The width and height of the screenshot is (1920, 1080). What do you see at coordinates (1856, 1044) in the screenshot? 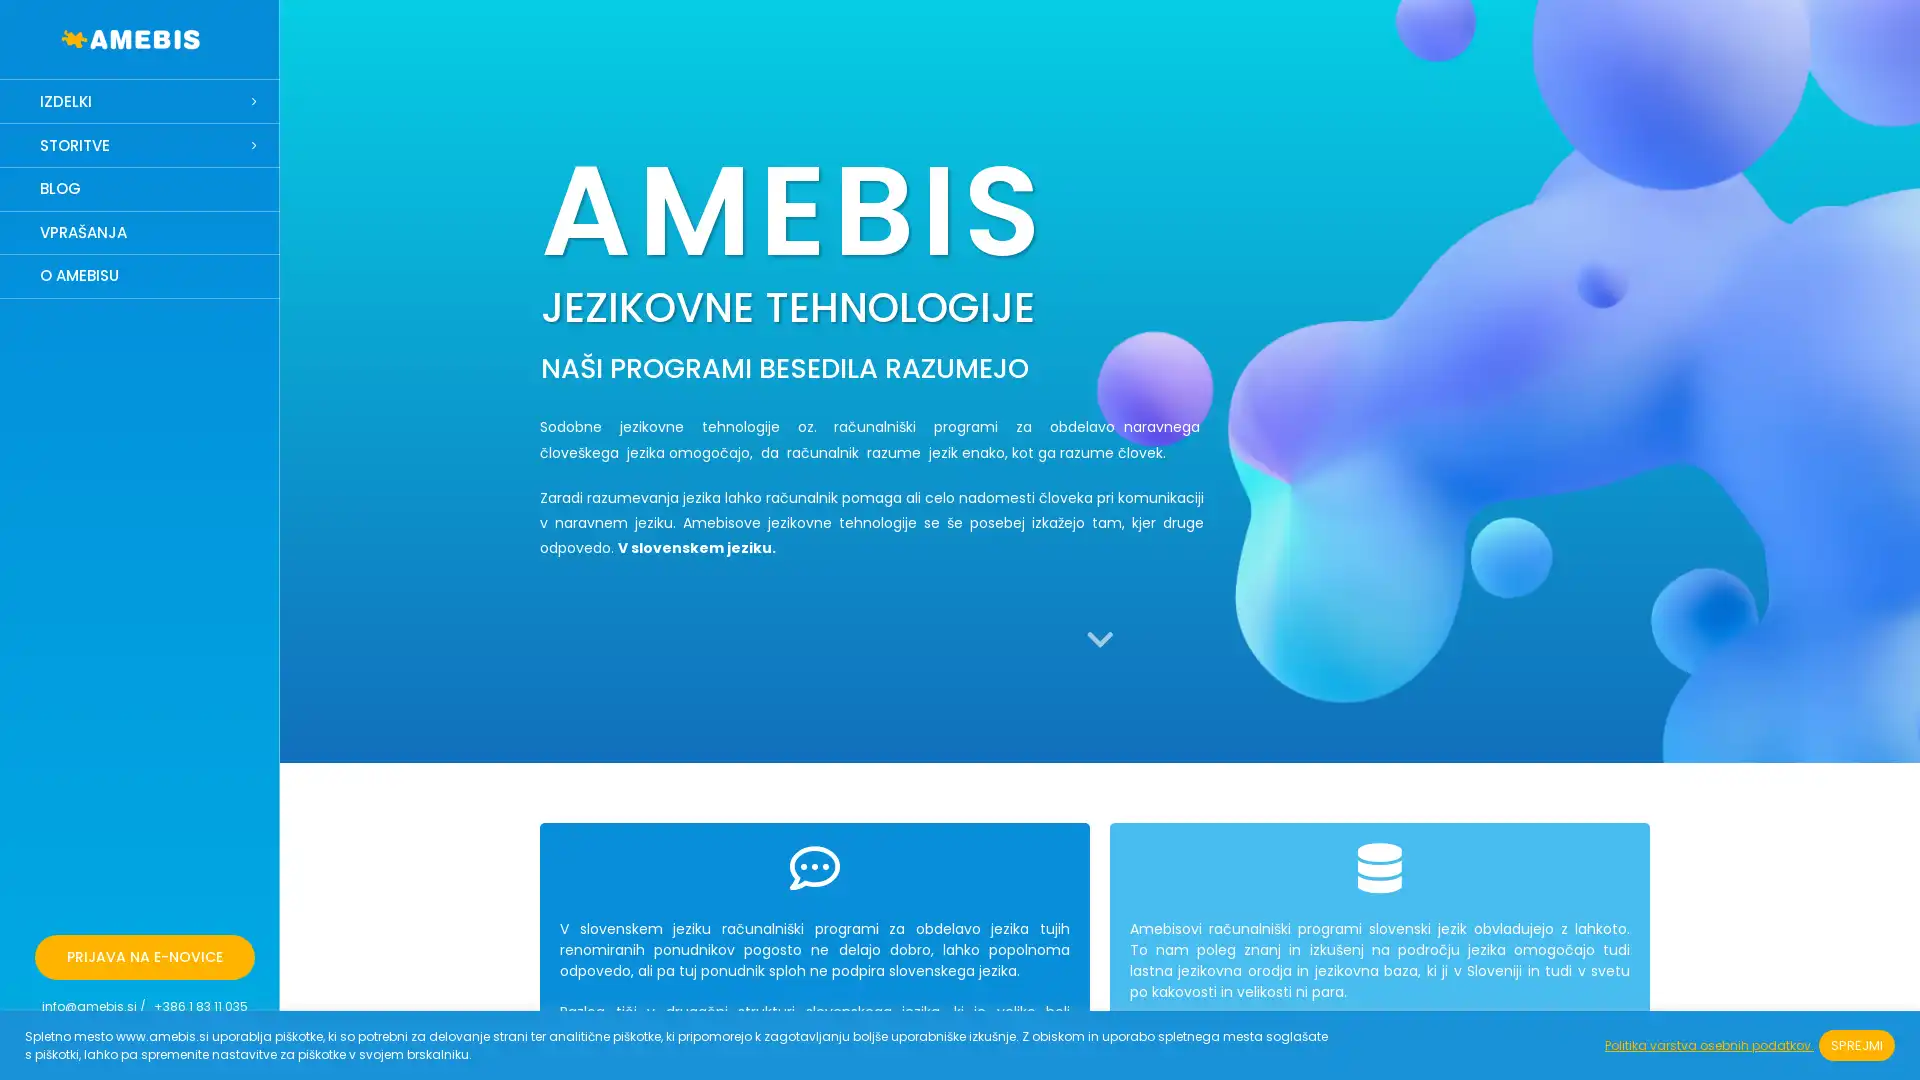
I see `SPREJMI` at bounding box center [1856, 1044].